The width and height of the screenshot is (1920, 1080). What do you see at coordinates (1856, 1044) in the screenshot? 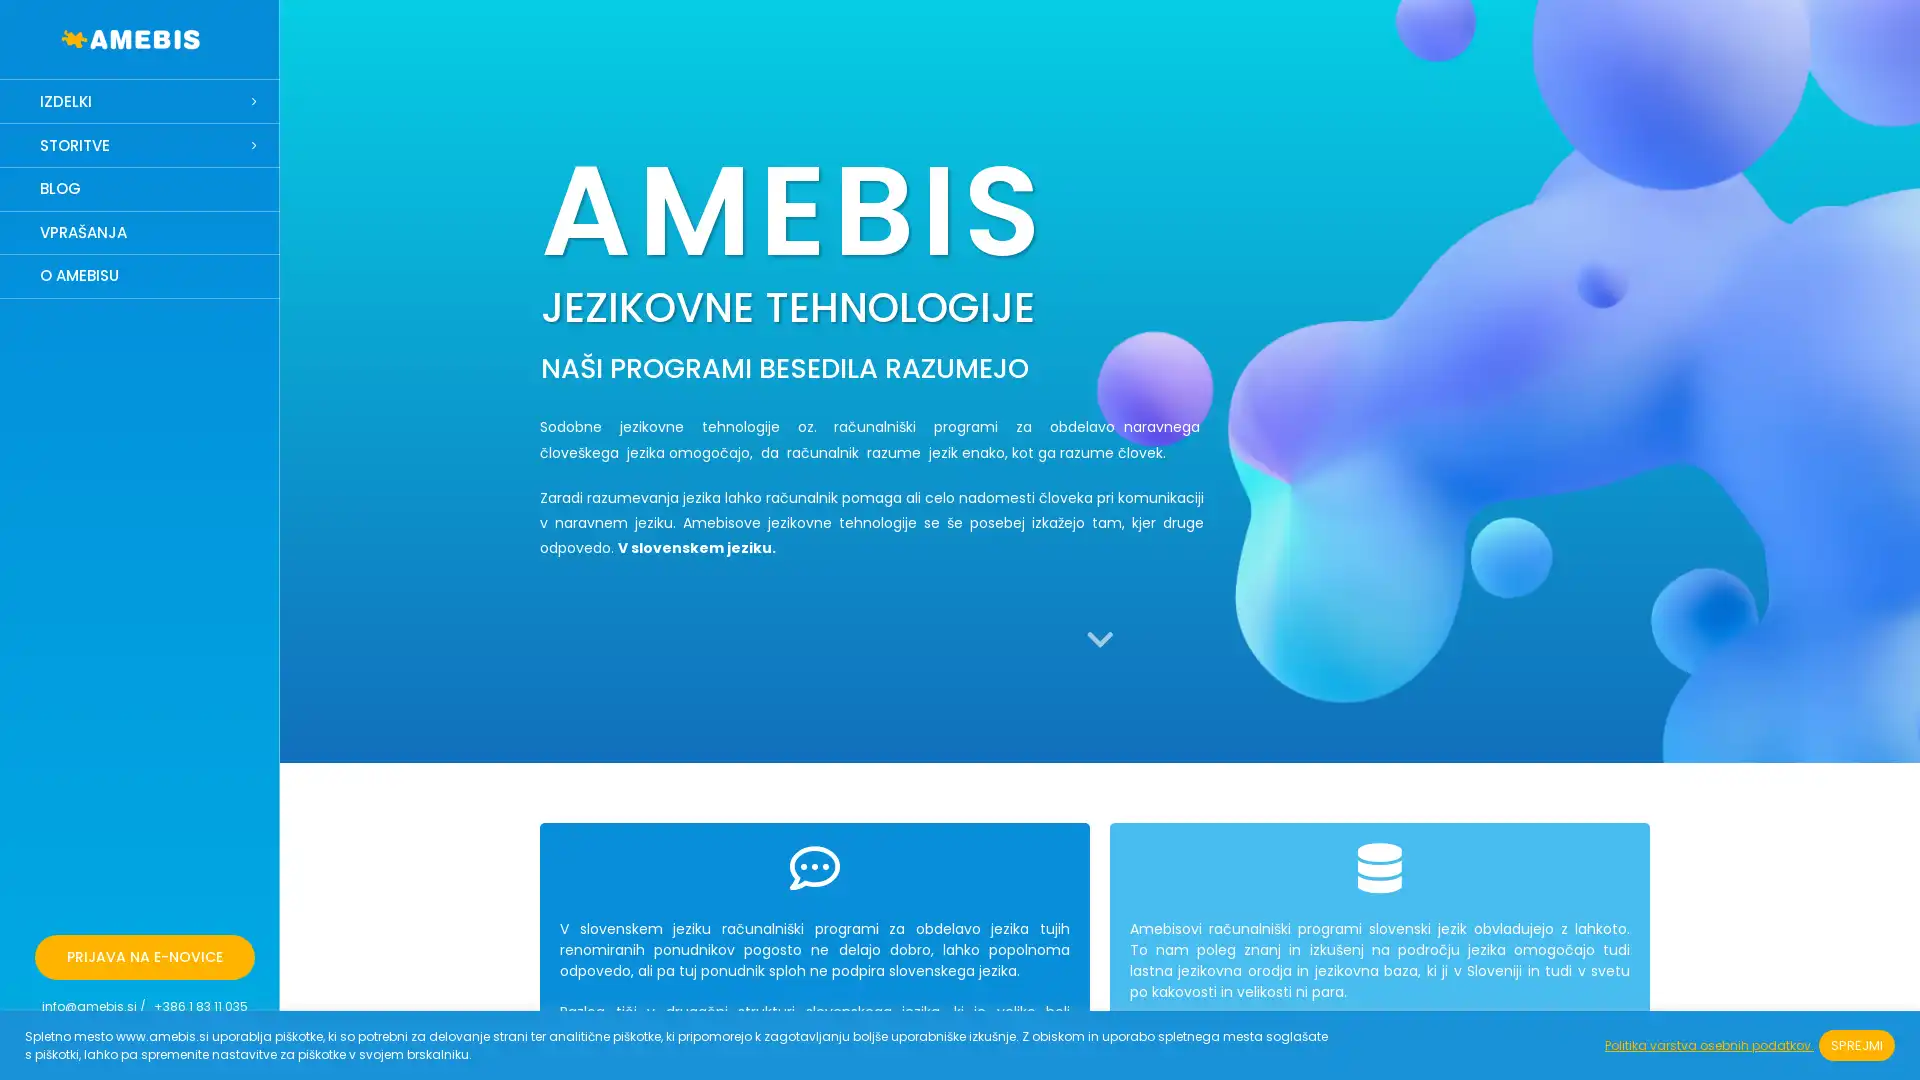
I see `SPREJMI` at bounding box center [1856, 1044].